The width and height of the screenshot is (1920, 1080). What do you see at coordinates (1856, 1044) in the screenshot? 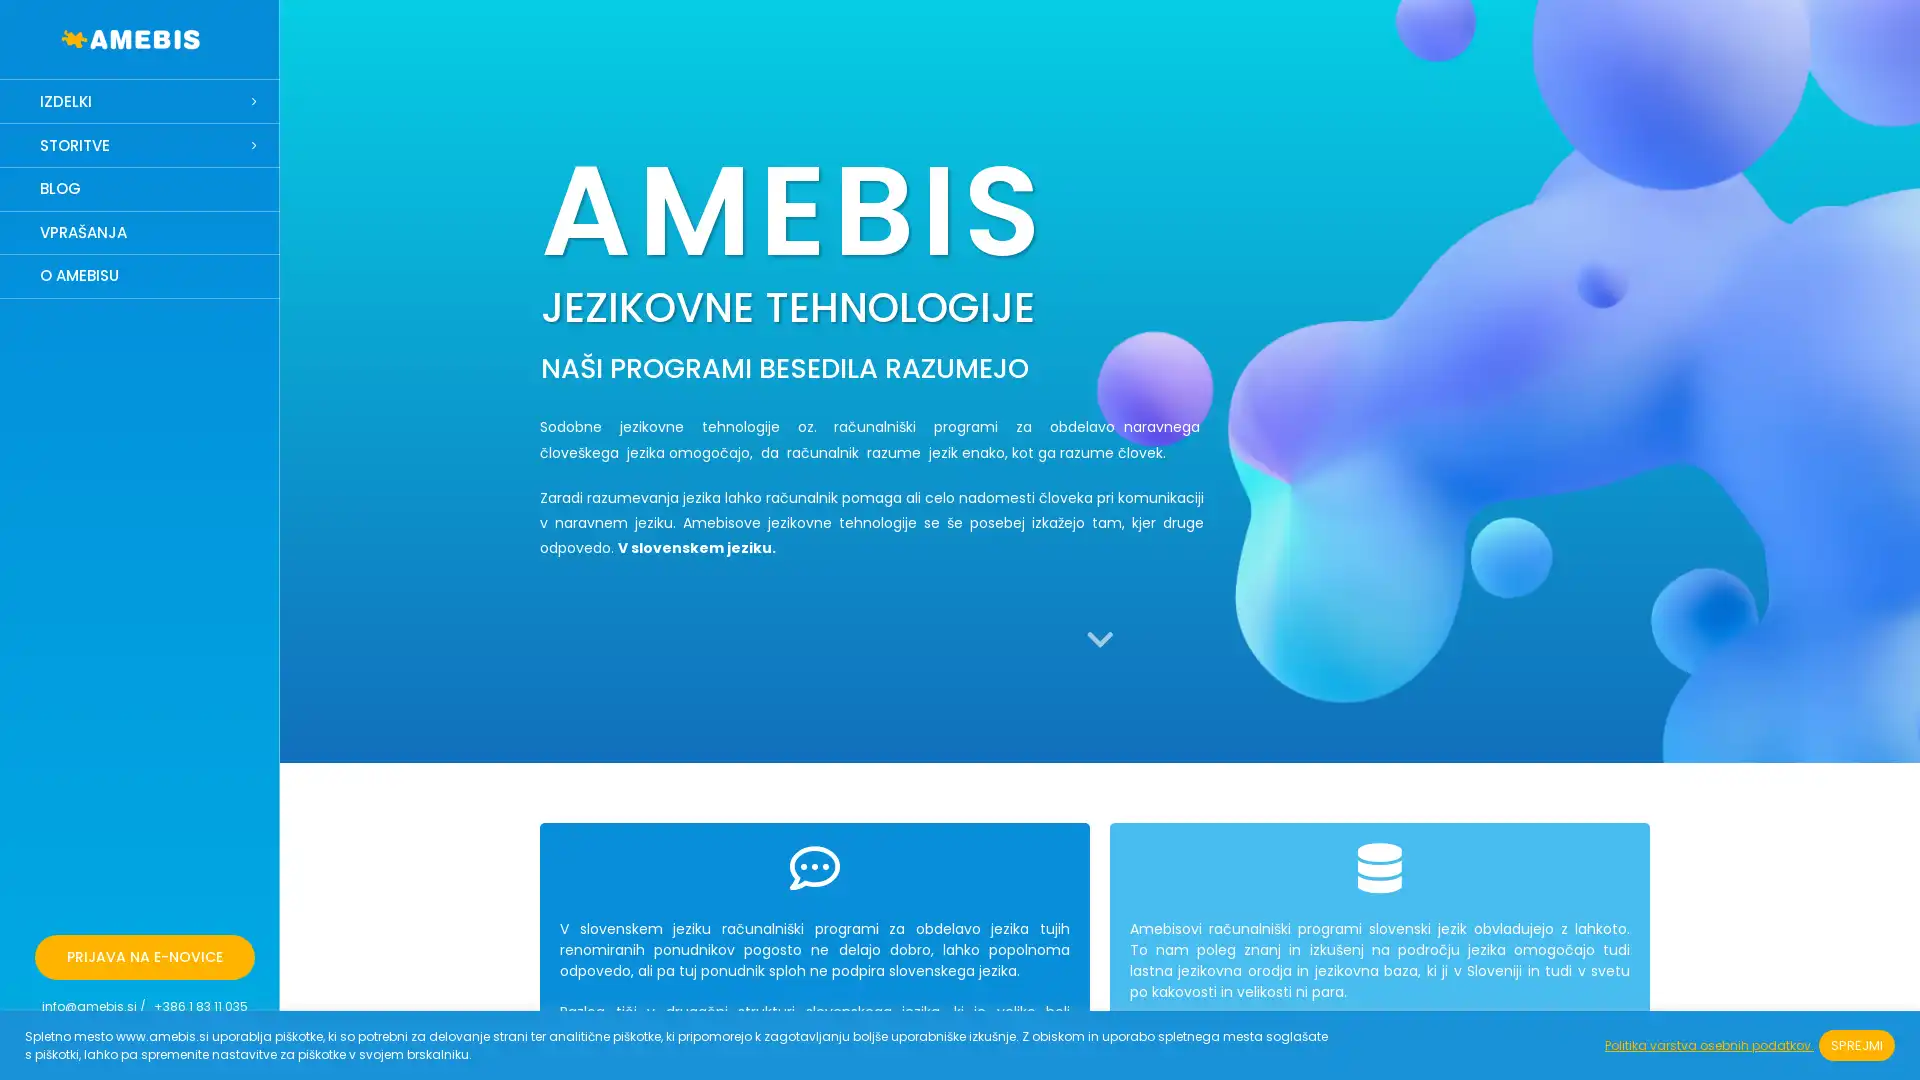
I see `SPREJMI` at bounding box center [1856, 1044].